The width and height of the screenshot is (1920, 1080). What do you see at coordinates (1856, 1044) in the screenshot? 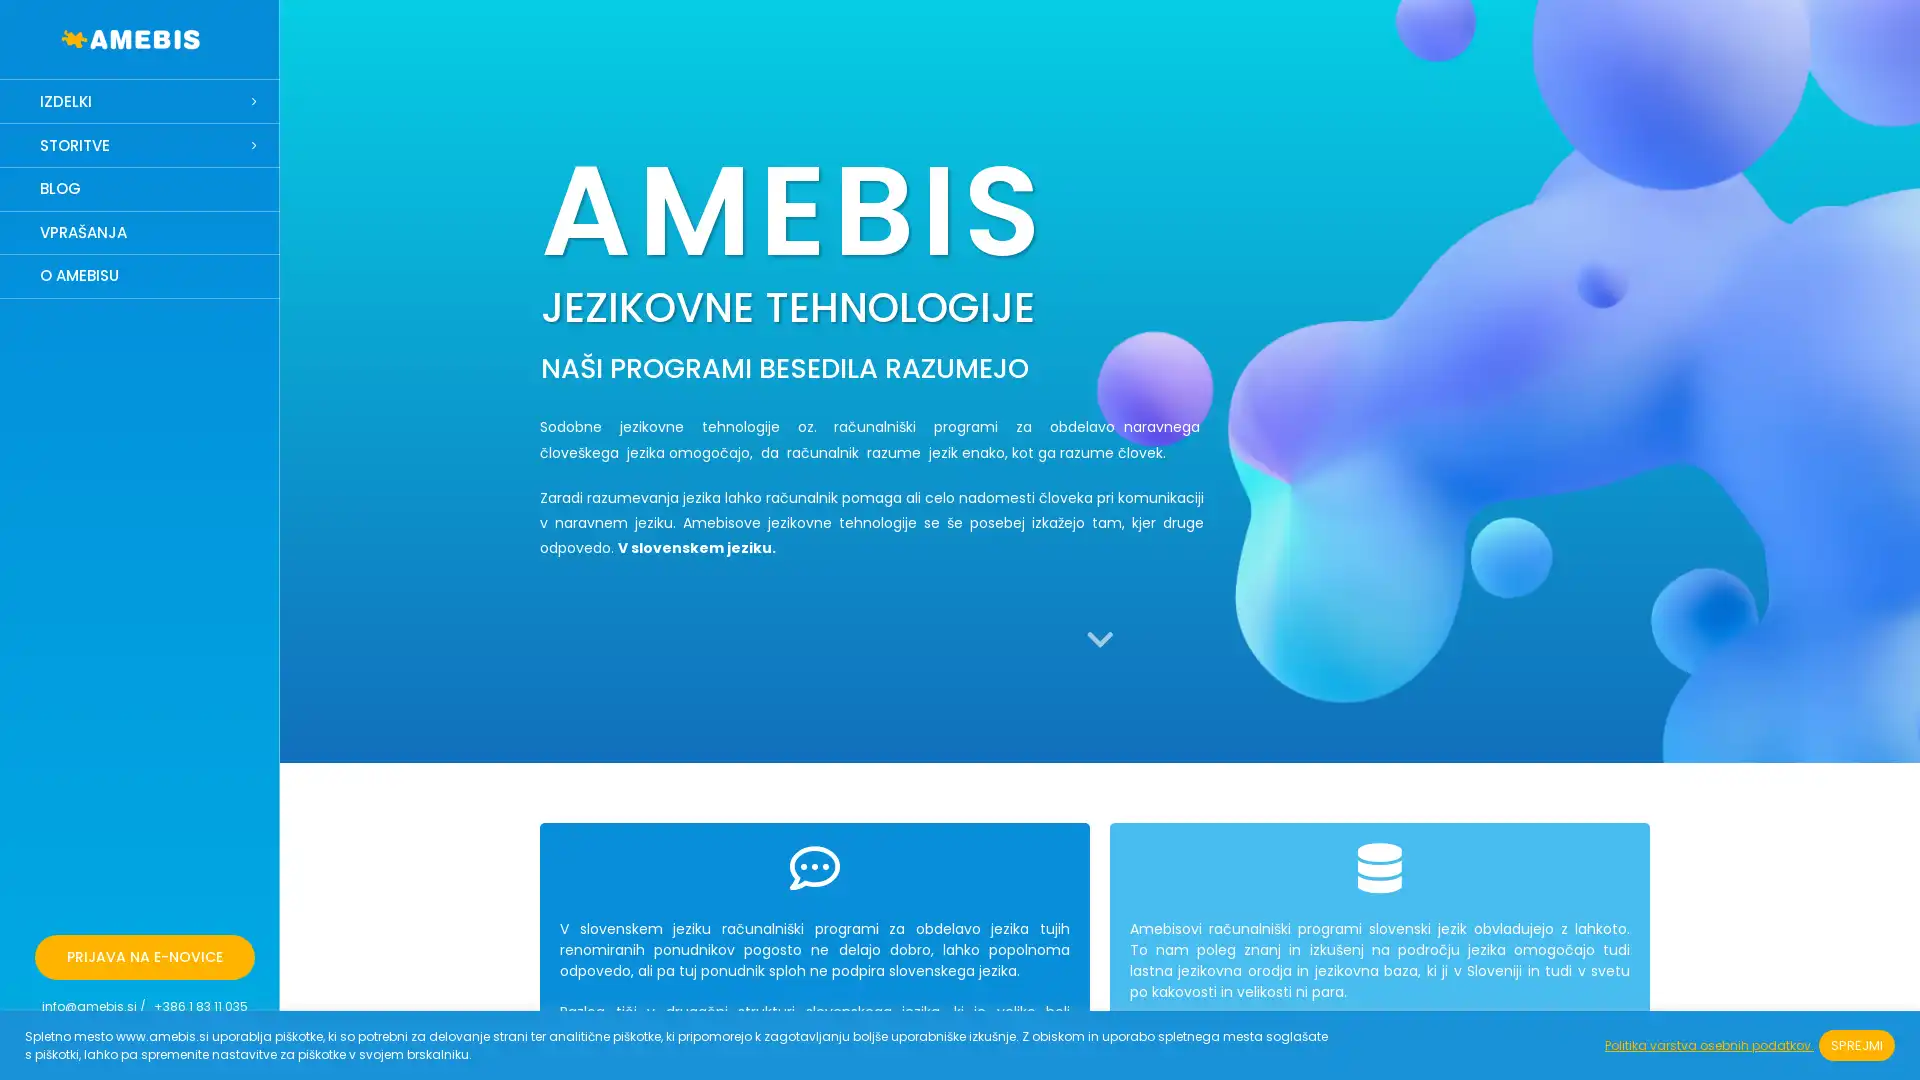
I see `SPREJMI` at bounding box center [1856, 1044].